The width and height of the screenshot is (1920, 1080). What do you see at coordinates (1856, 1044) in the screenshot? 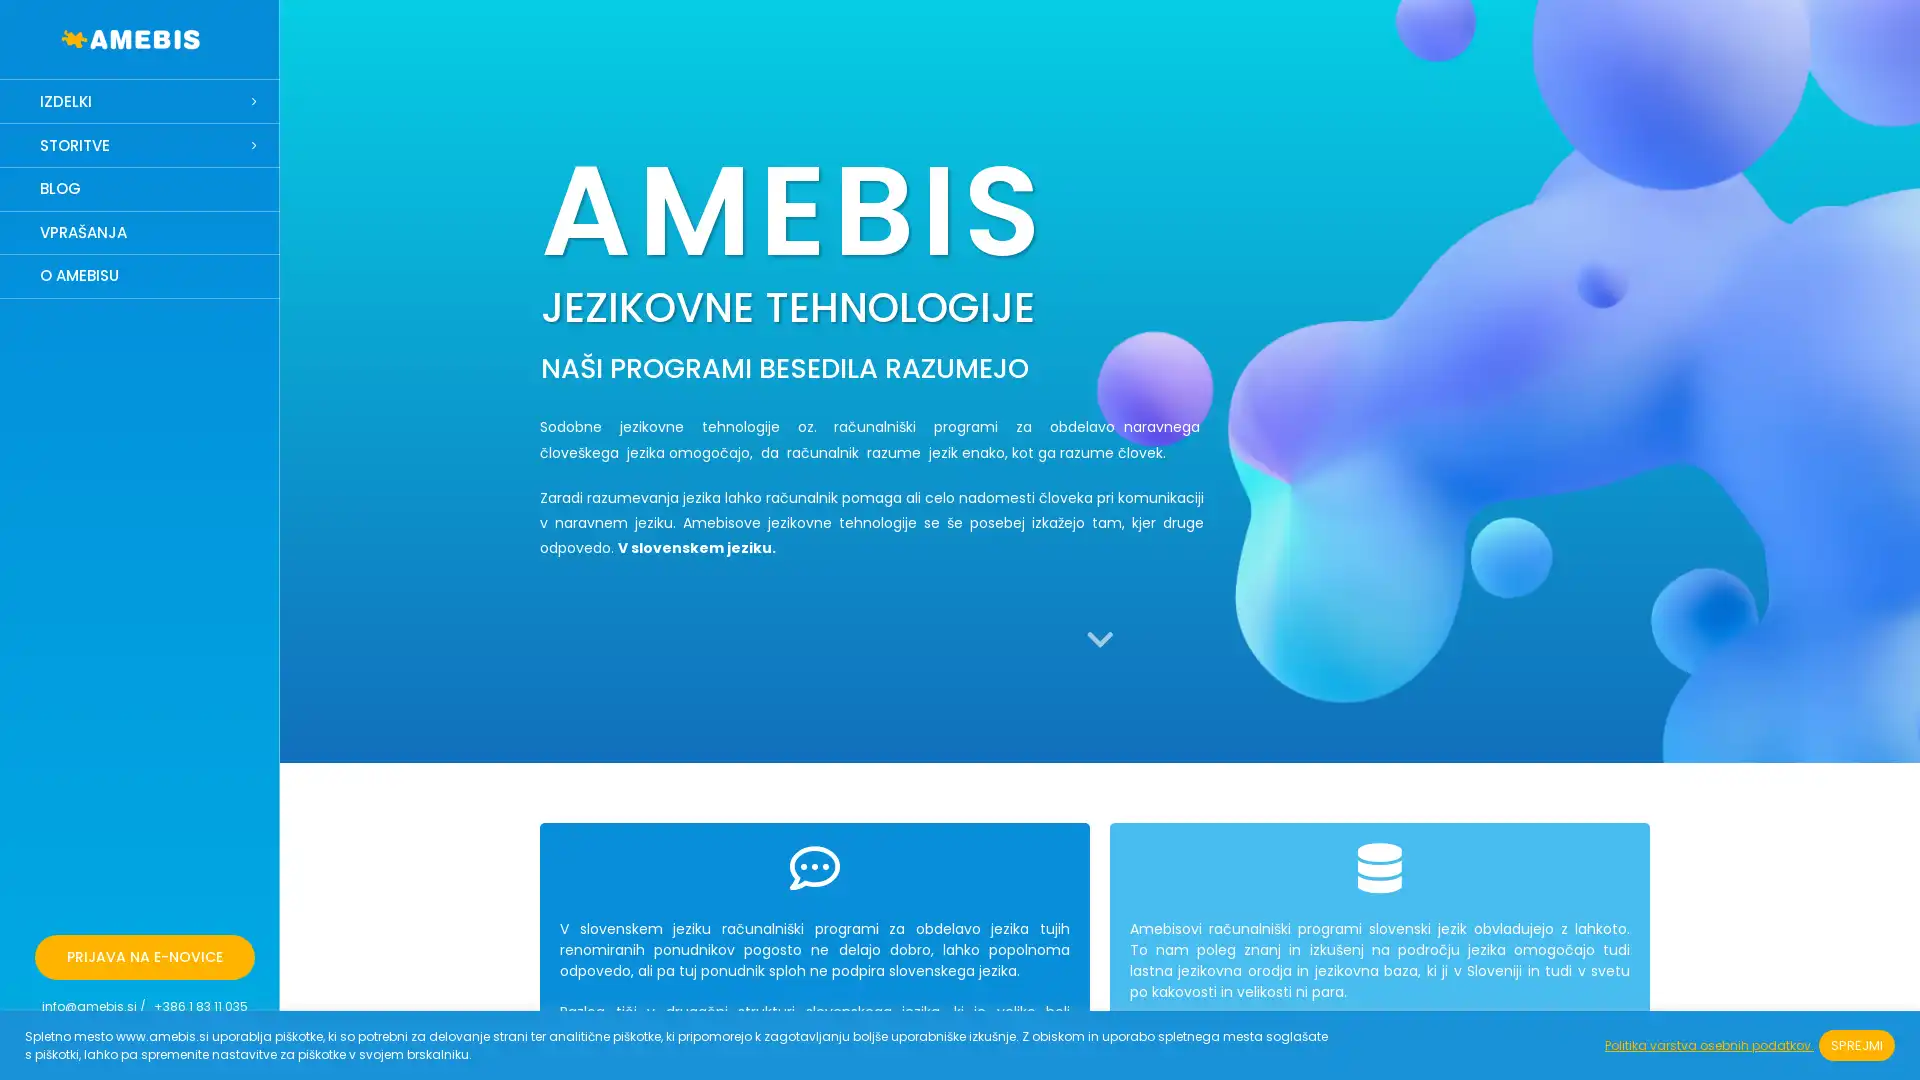
I see `SPREJMI` at bounding box center [1856, 1044].